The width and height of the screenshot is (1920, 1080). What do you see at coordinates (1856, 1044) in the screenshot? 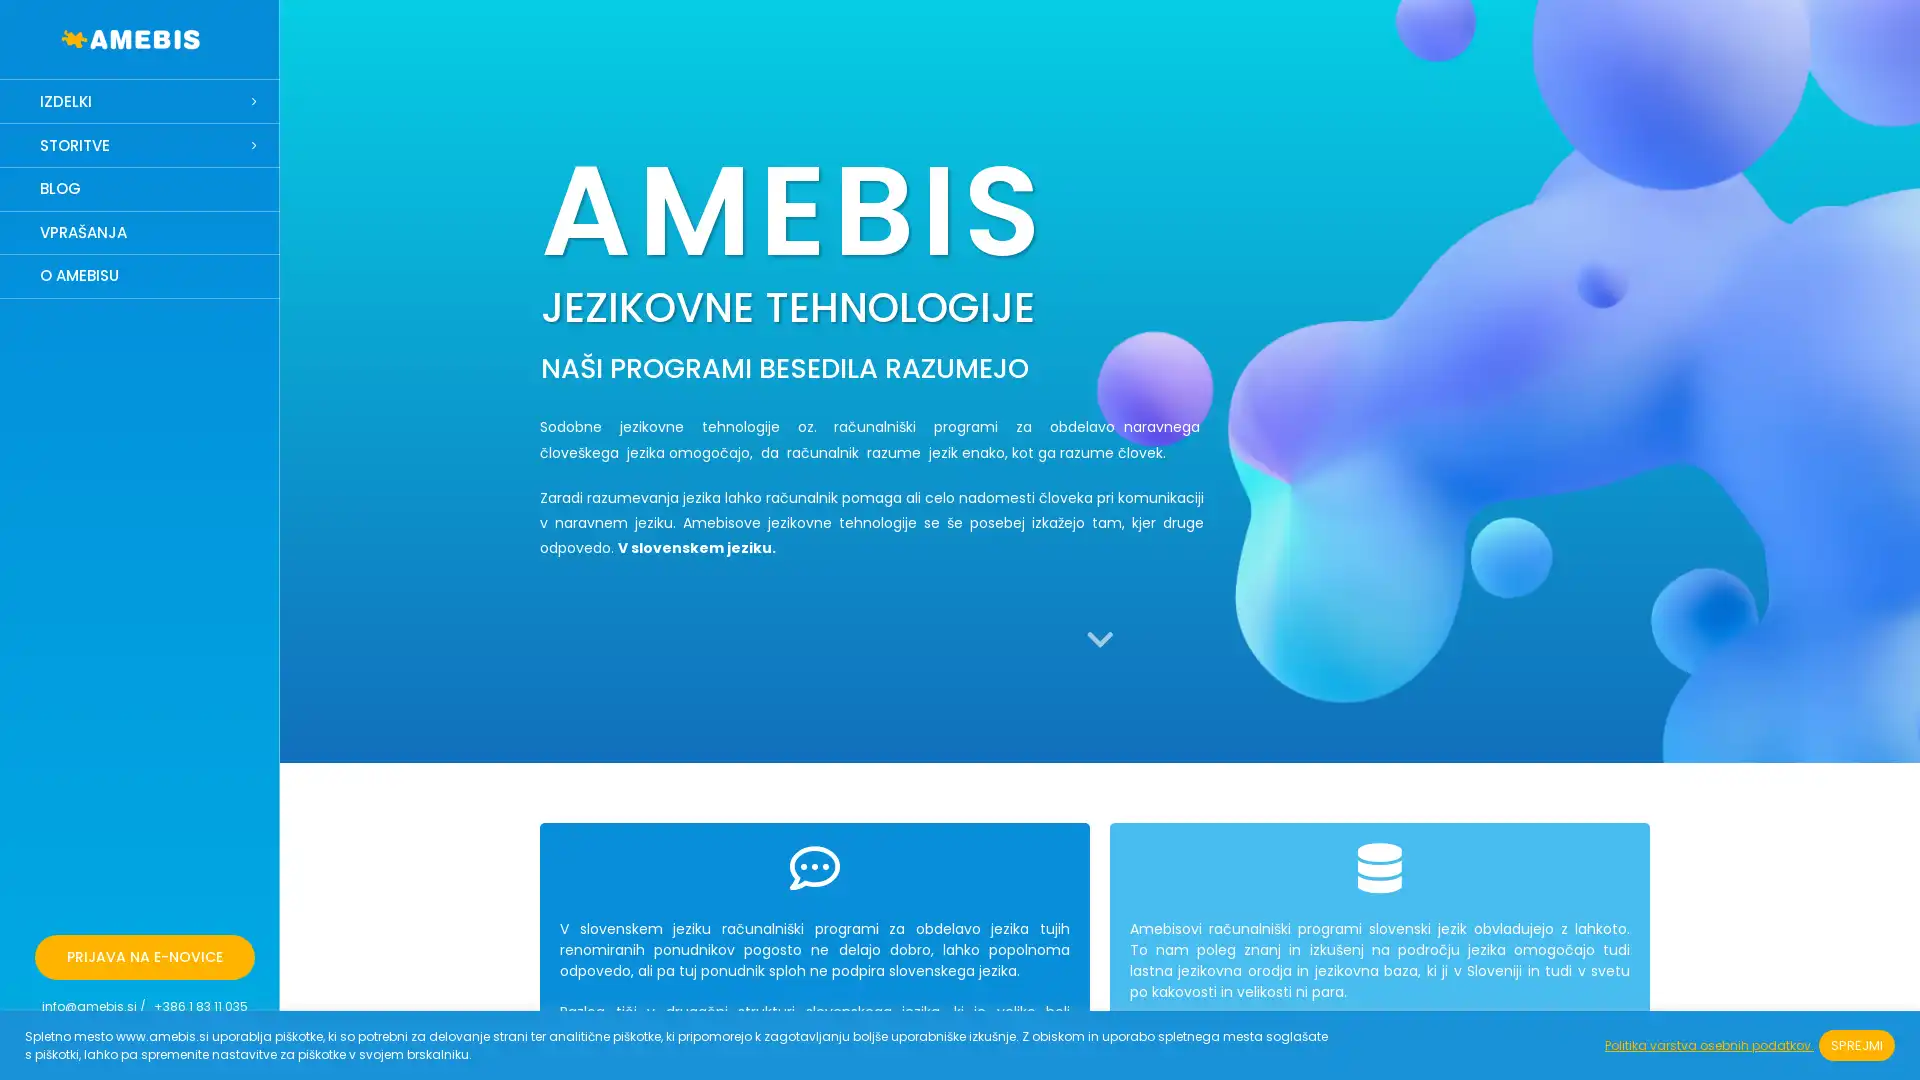
I see `SPREJMI` at bounding box center [1856, 1044].